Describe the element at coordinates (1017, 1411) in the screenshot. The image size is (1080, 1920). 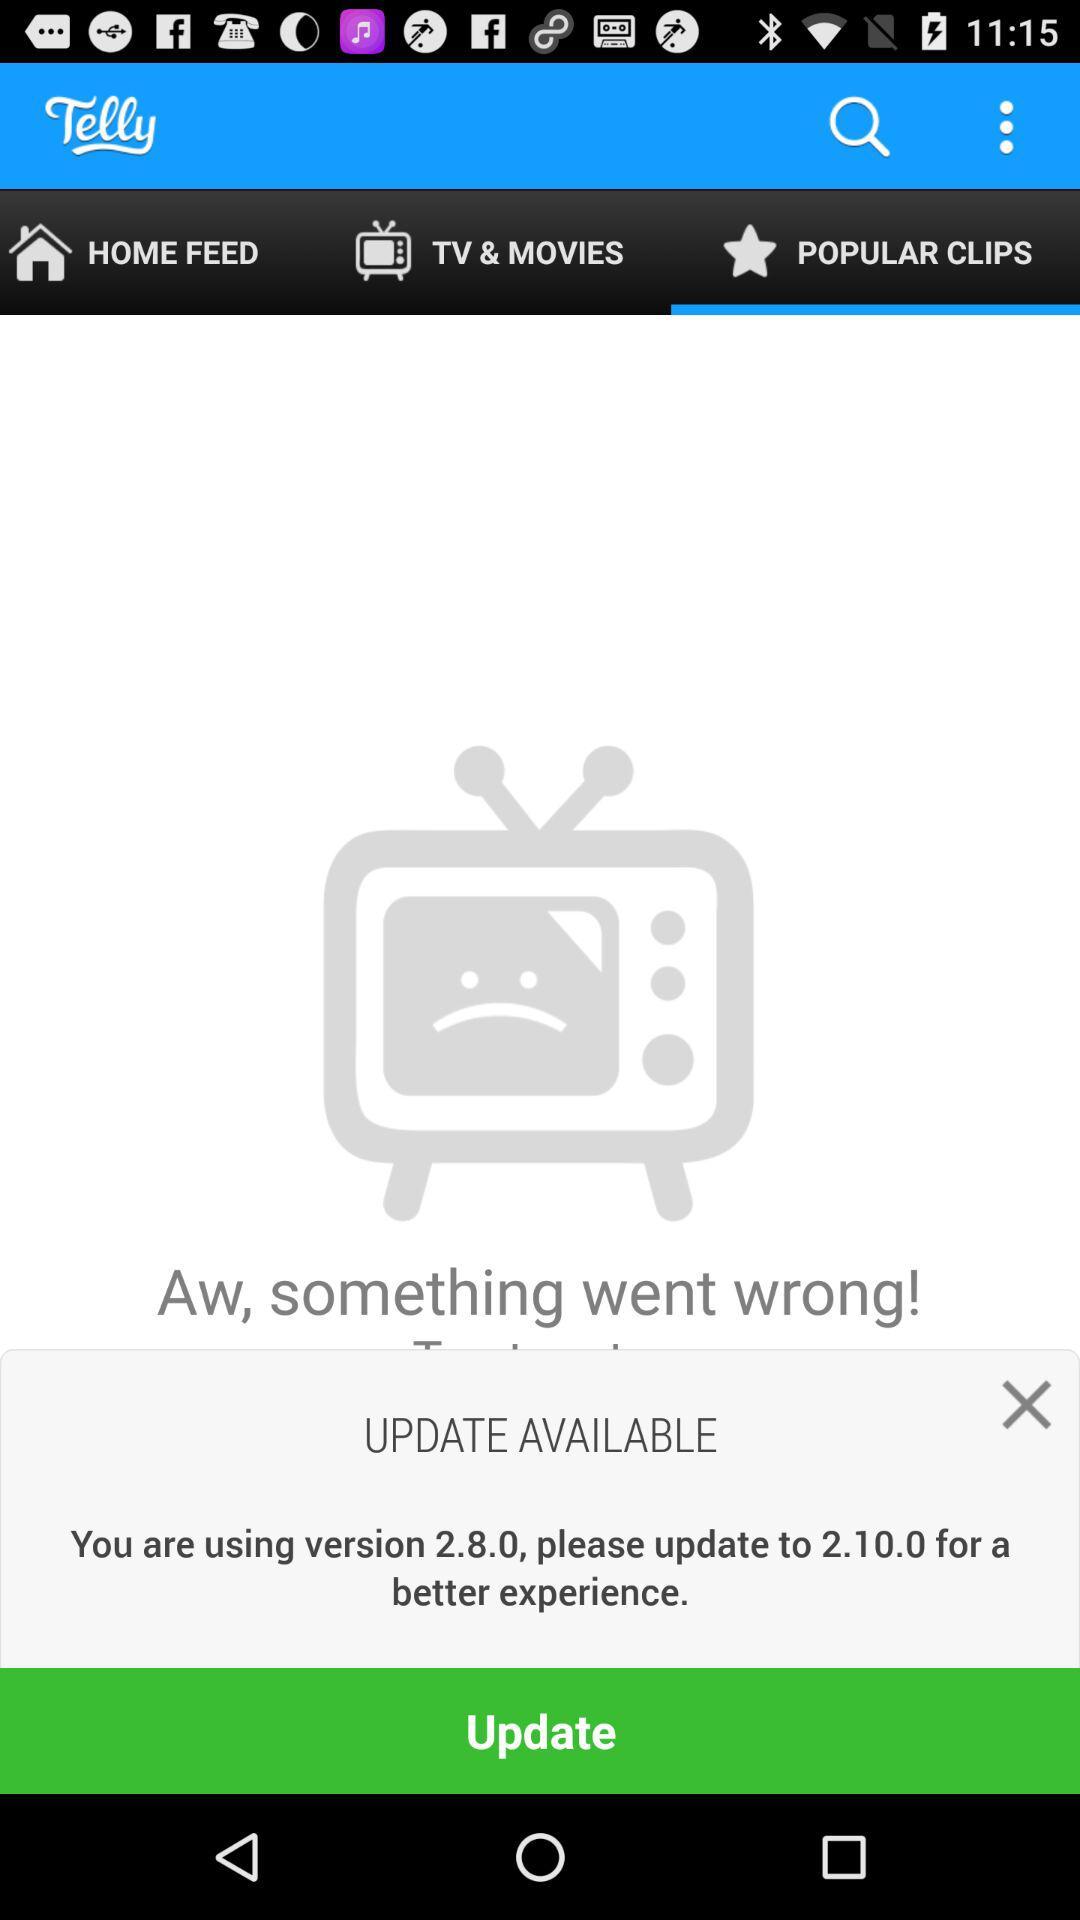
I see `the item below the popular clips icon` at that location.